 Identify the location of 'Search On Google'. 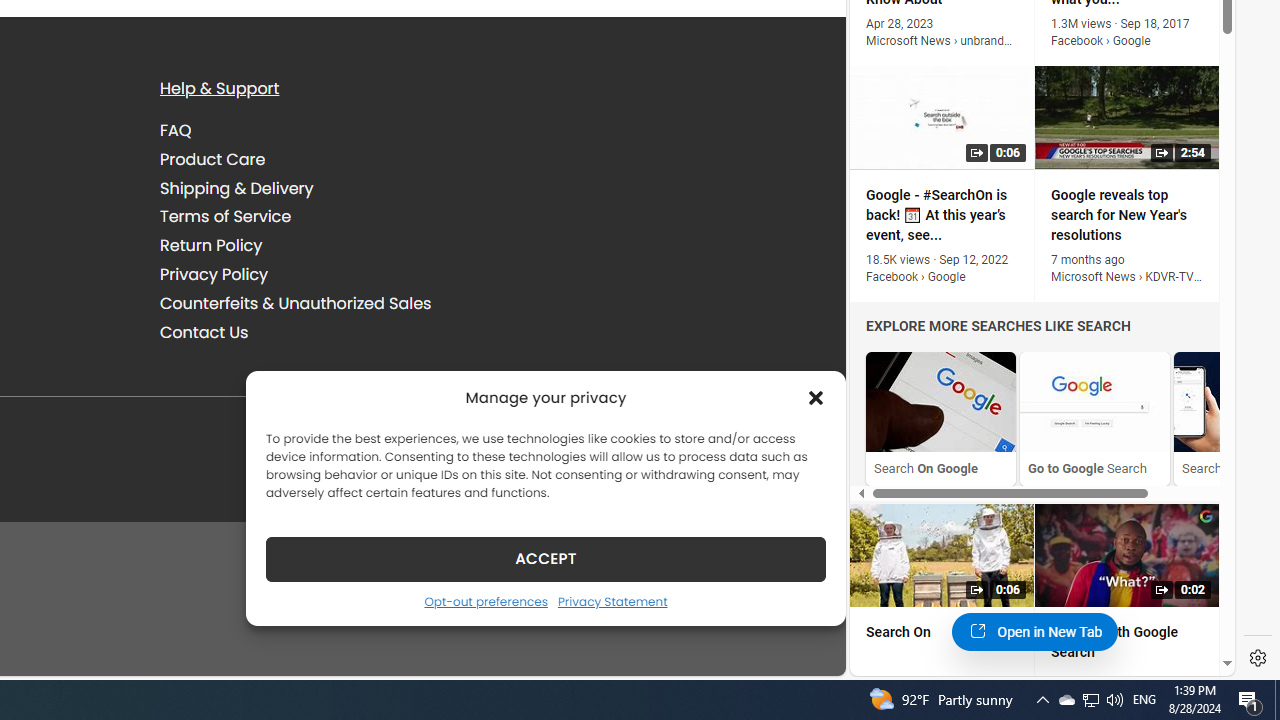
(940, 401).